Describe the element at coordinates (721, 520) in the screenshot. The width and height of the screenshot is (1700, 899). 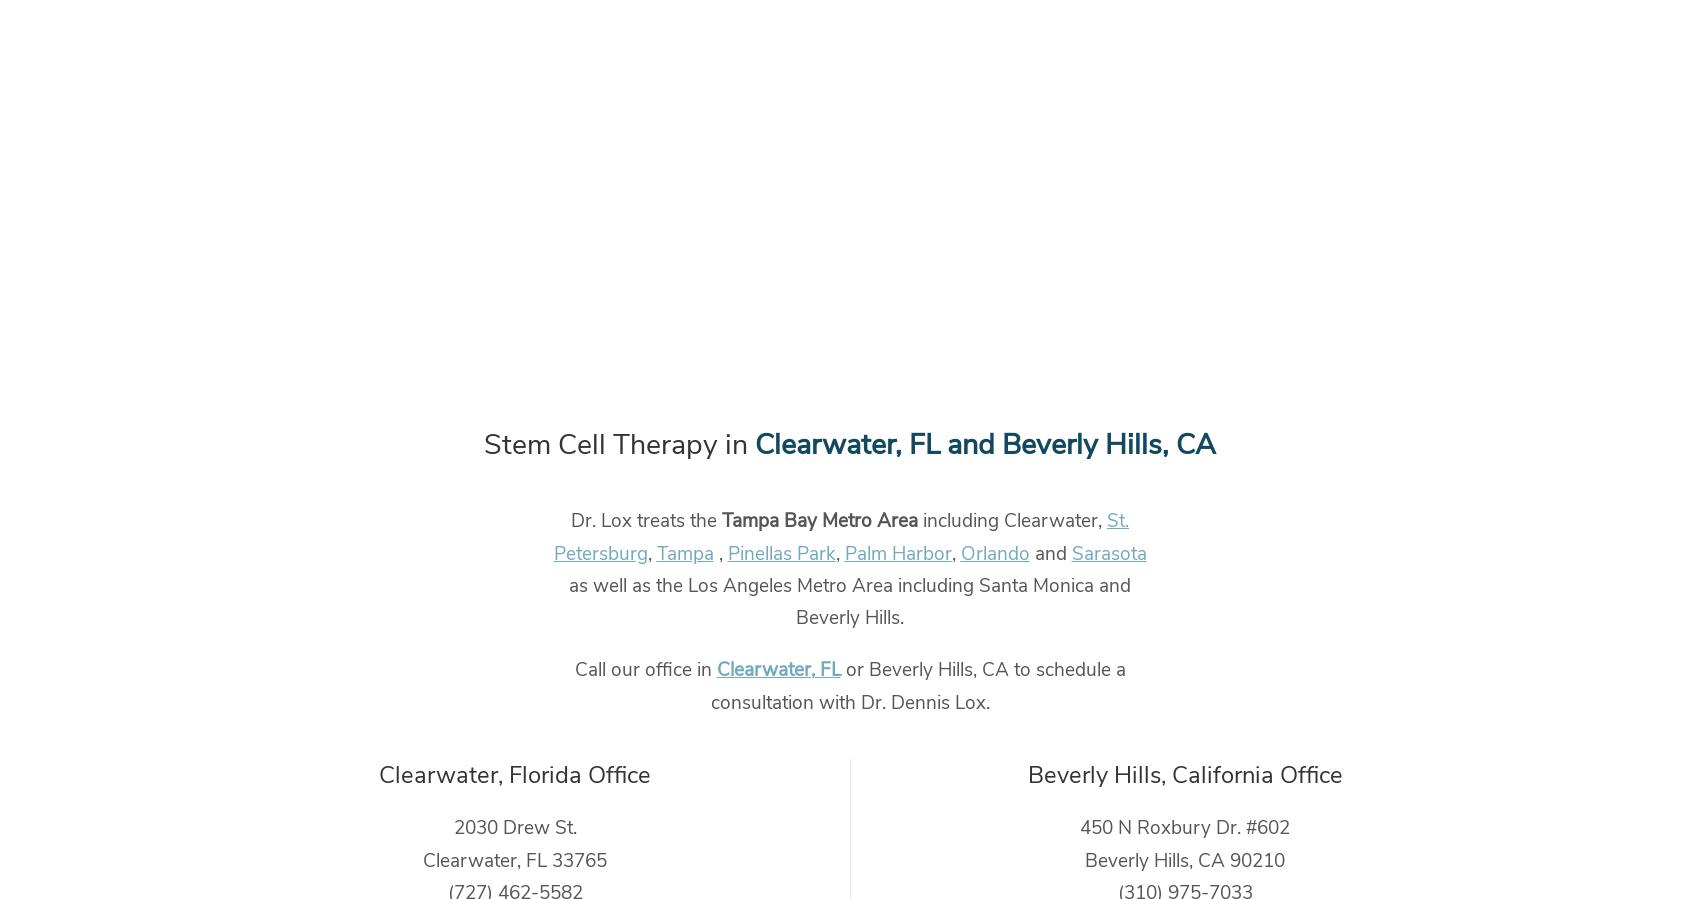
I see `'Tampa Bay Metro Area'` at that location.